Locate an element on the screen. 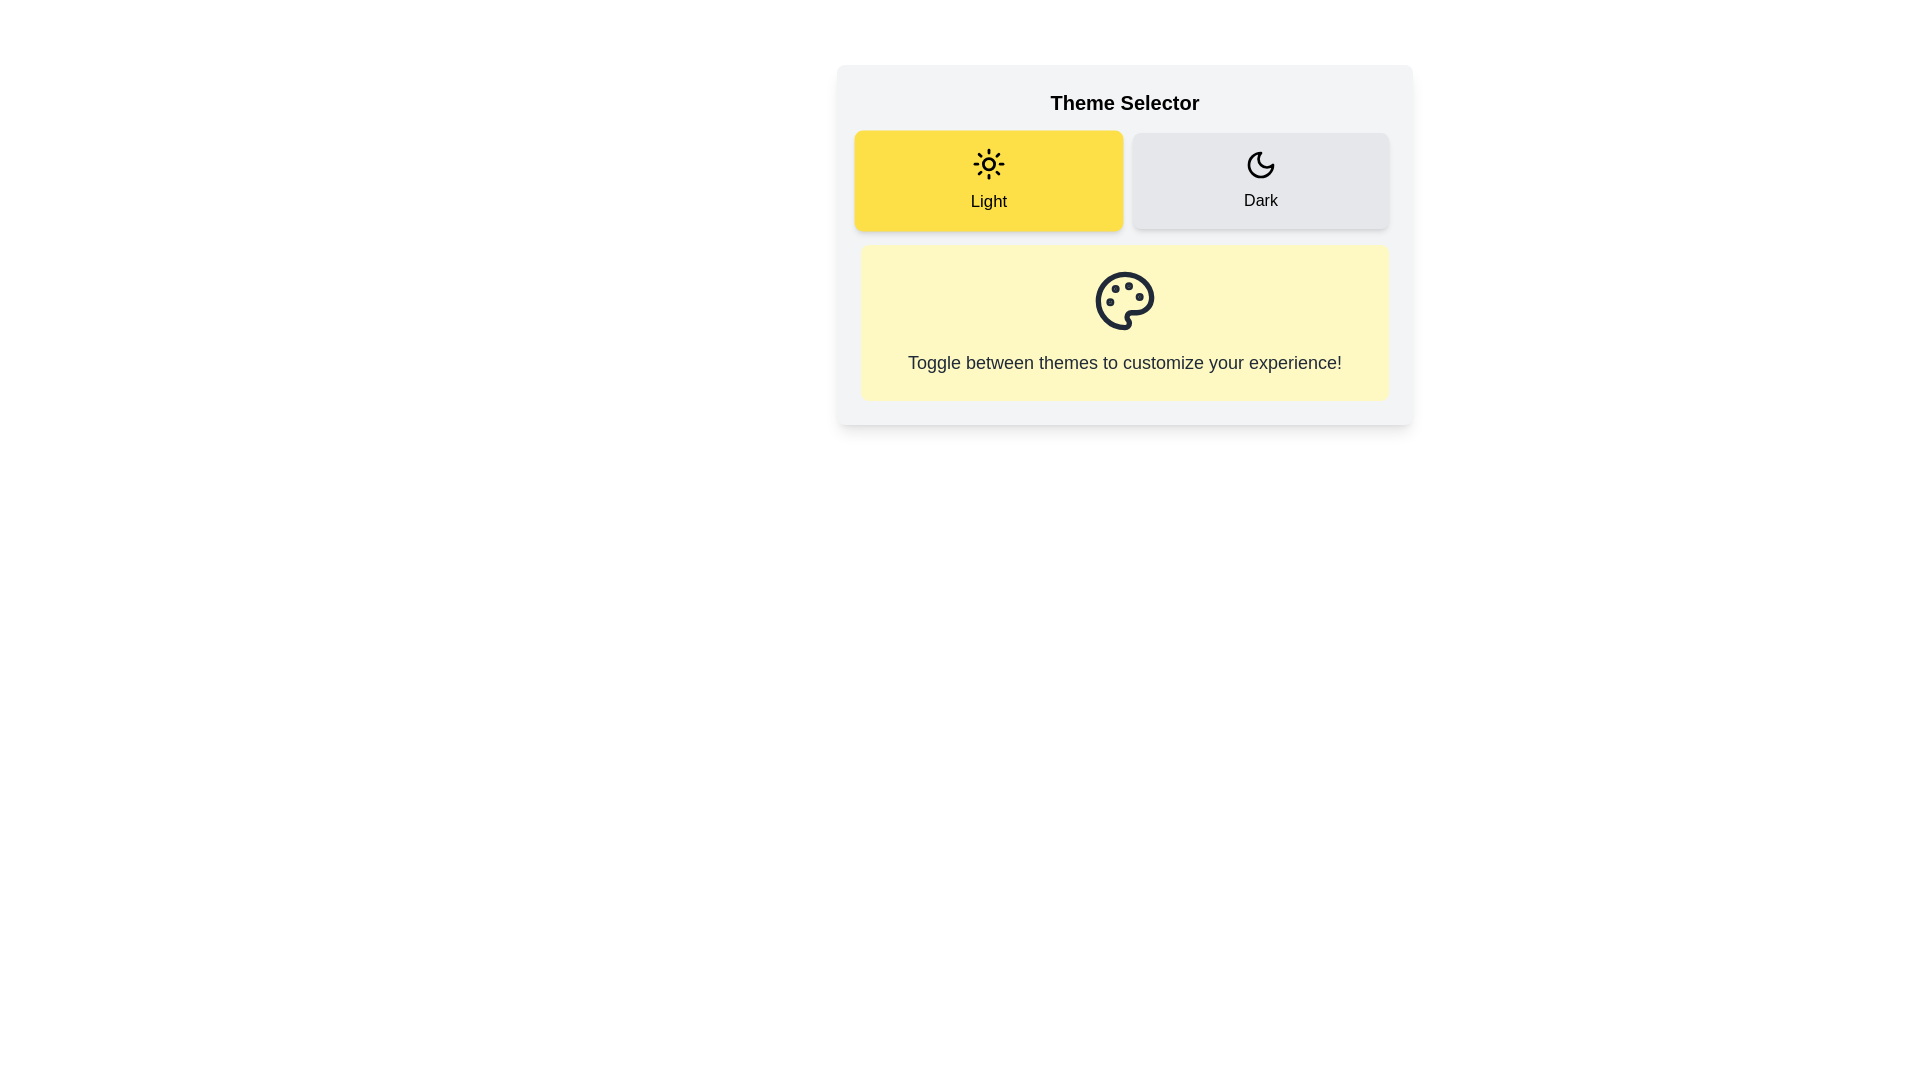 Image resolution: width=1920 pixels, height=1080 pixels. the Informational Text that reads 'Toggle between themes to customize your experience!' which is located below the painter's palette icon in a light yellow background is located at coordinates (1124, 362).